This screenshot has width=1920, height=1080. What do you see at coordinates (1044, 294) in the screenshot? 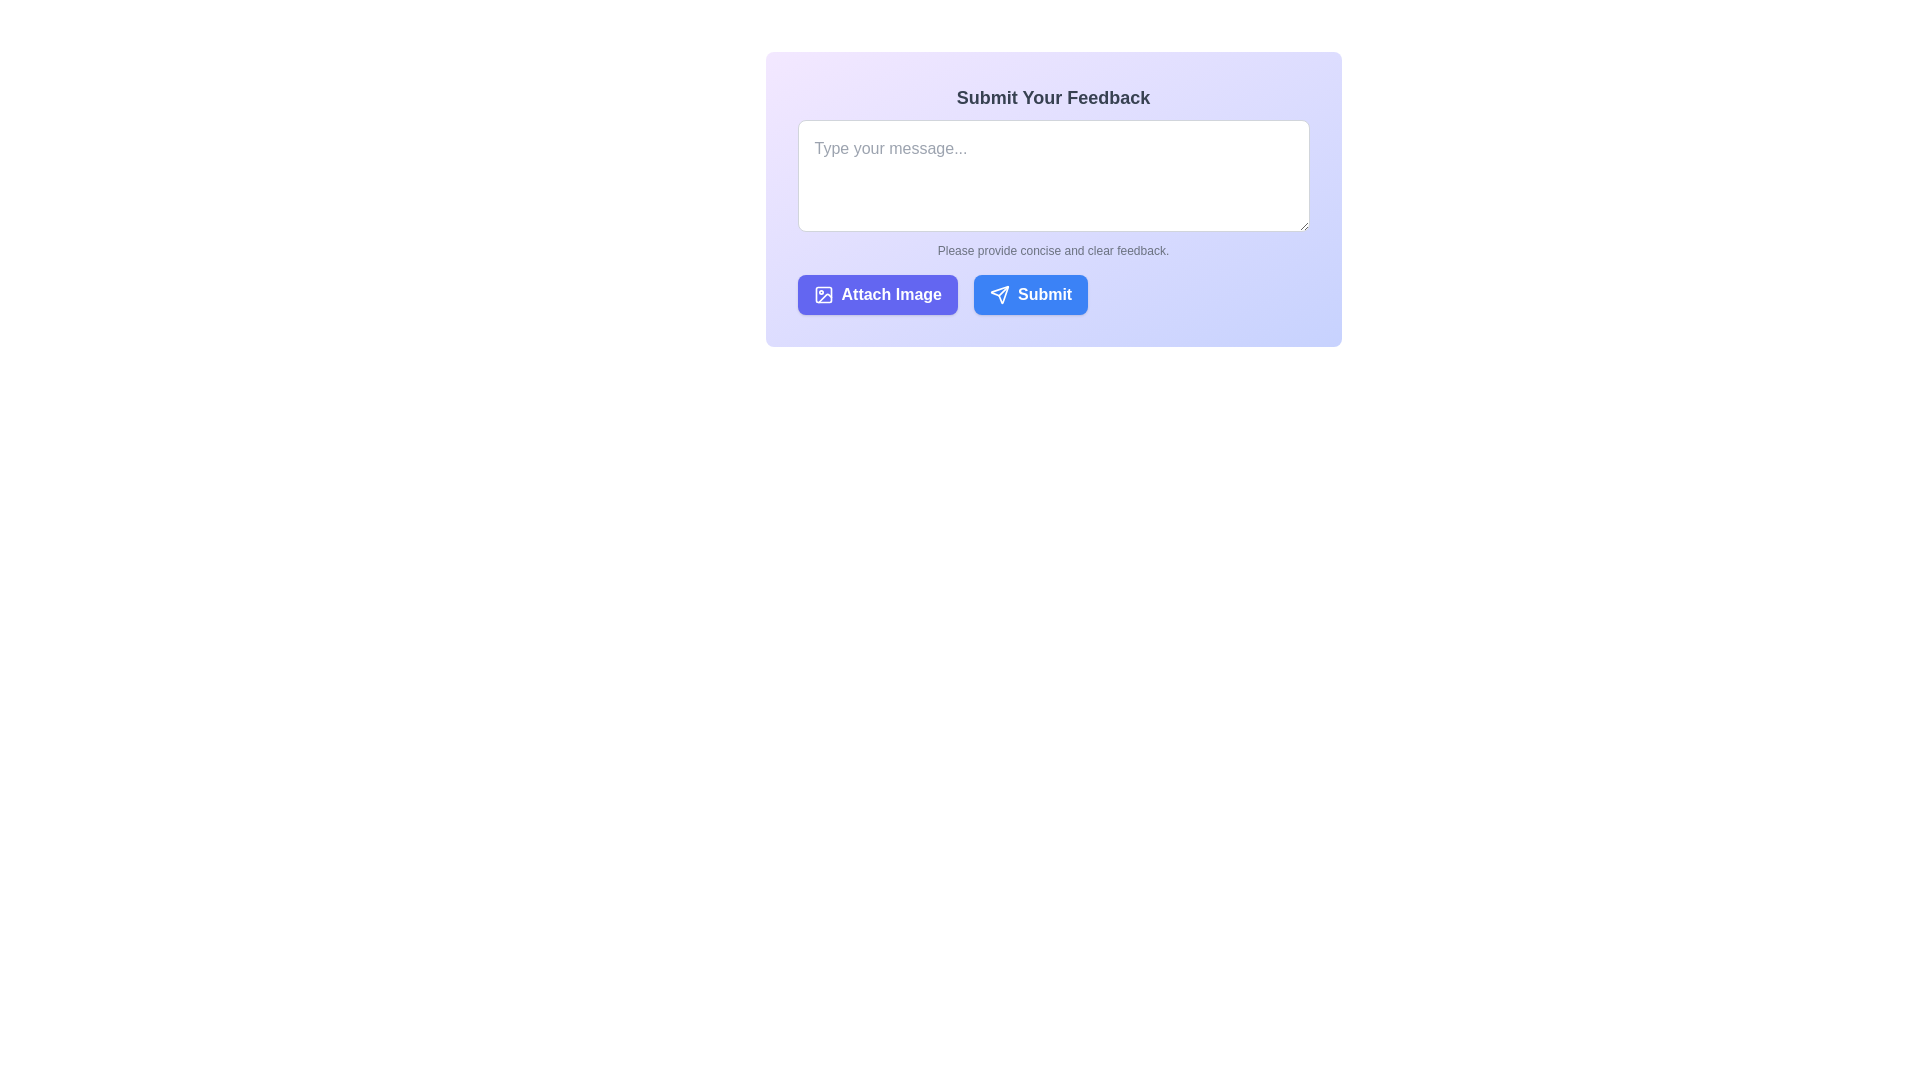
I see `the 'Submit' button, which is a blue button with rounded corners and white text, located towards the bottom-right corner of the feedback submission section` at bounding box center [1044, 294].